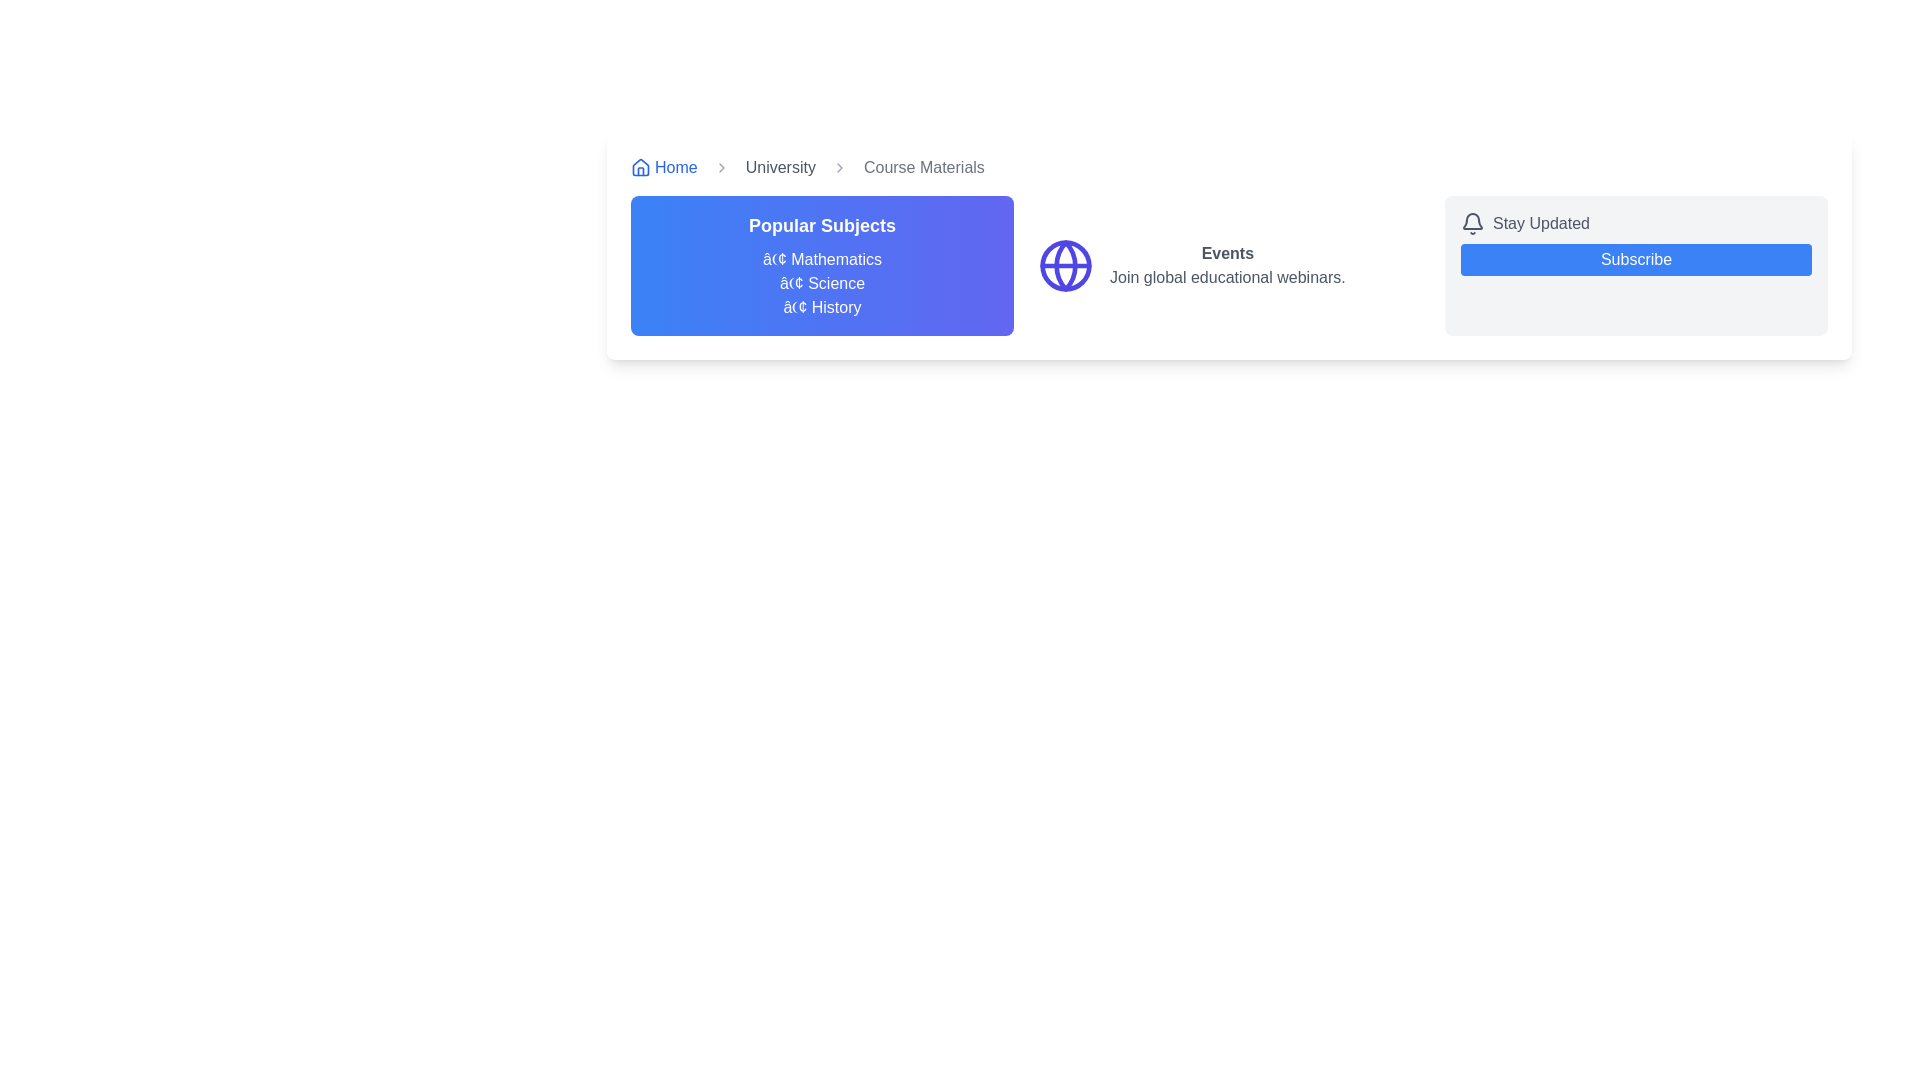 Image resolution: width=1920 pixels, height=1080 pixels. What do you see at coordinates (1228, 265) in the screenshot?
I see `the informational section that highlights educational webinars, positioned centrally between 'Popular Subjects' and 'Stay Updated', with a globe icon on the left and text on the right` at bounding box center [1228, 265].